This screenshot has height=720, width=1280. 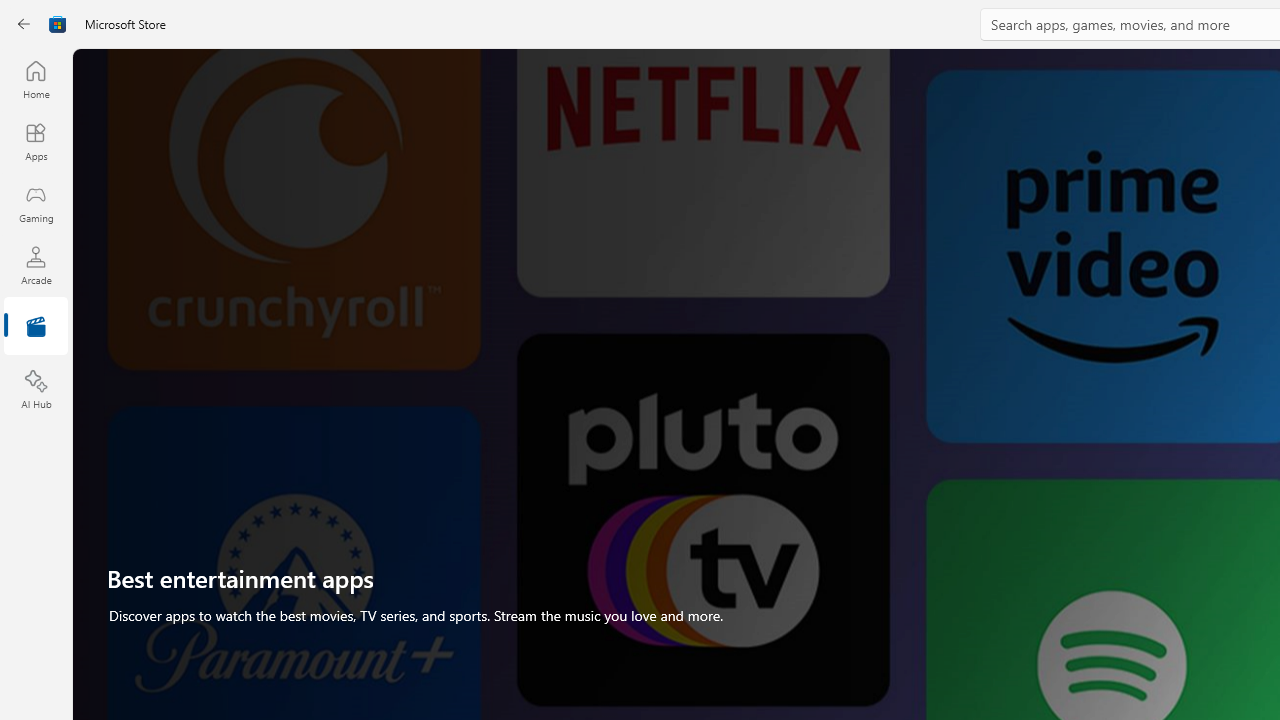 I want to click on 'Class: Image', so click(x=58, y=24).